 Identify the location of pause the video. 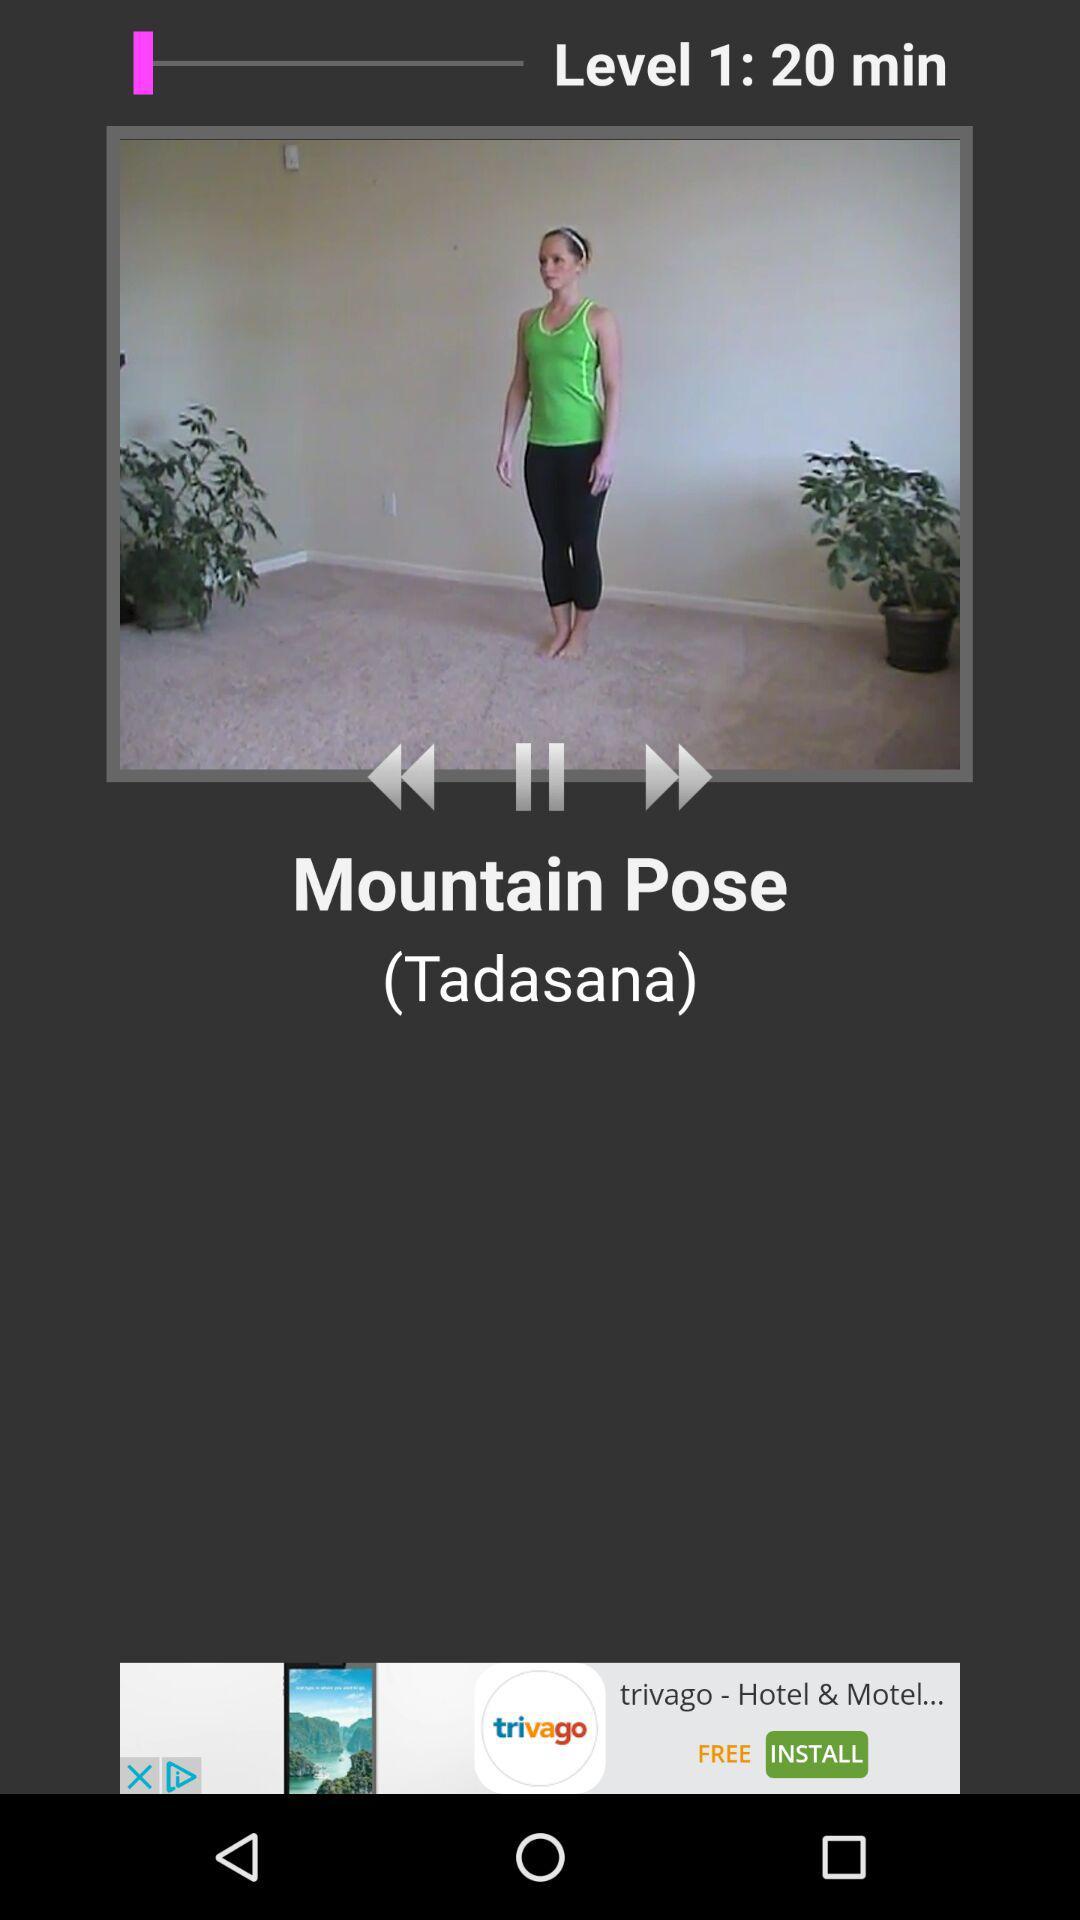
(540, 776).